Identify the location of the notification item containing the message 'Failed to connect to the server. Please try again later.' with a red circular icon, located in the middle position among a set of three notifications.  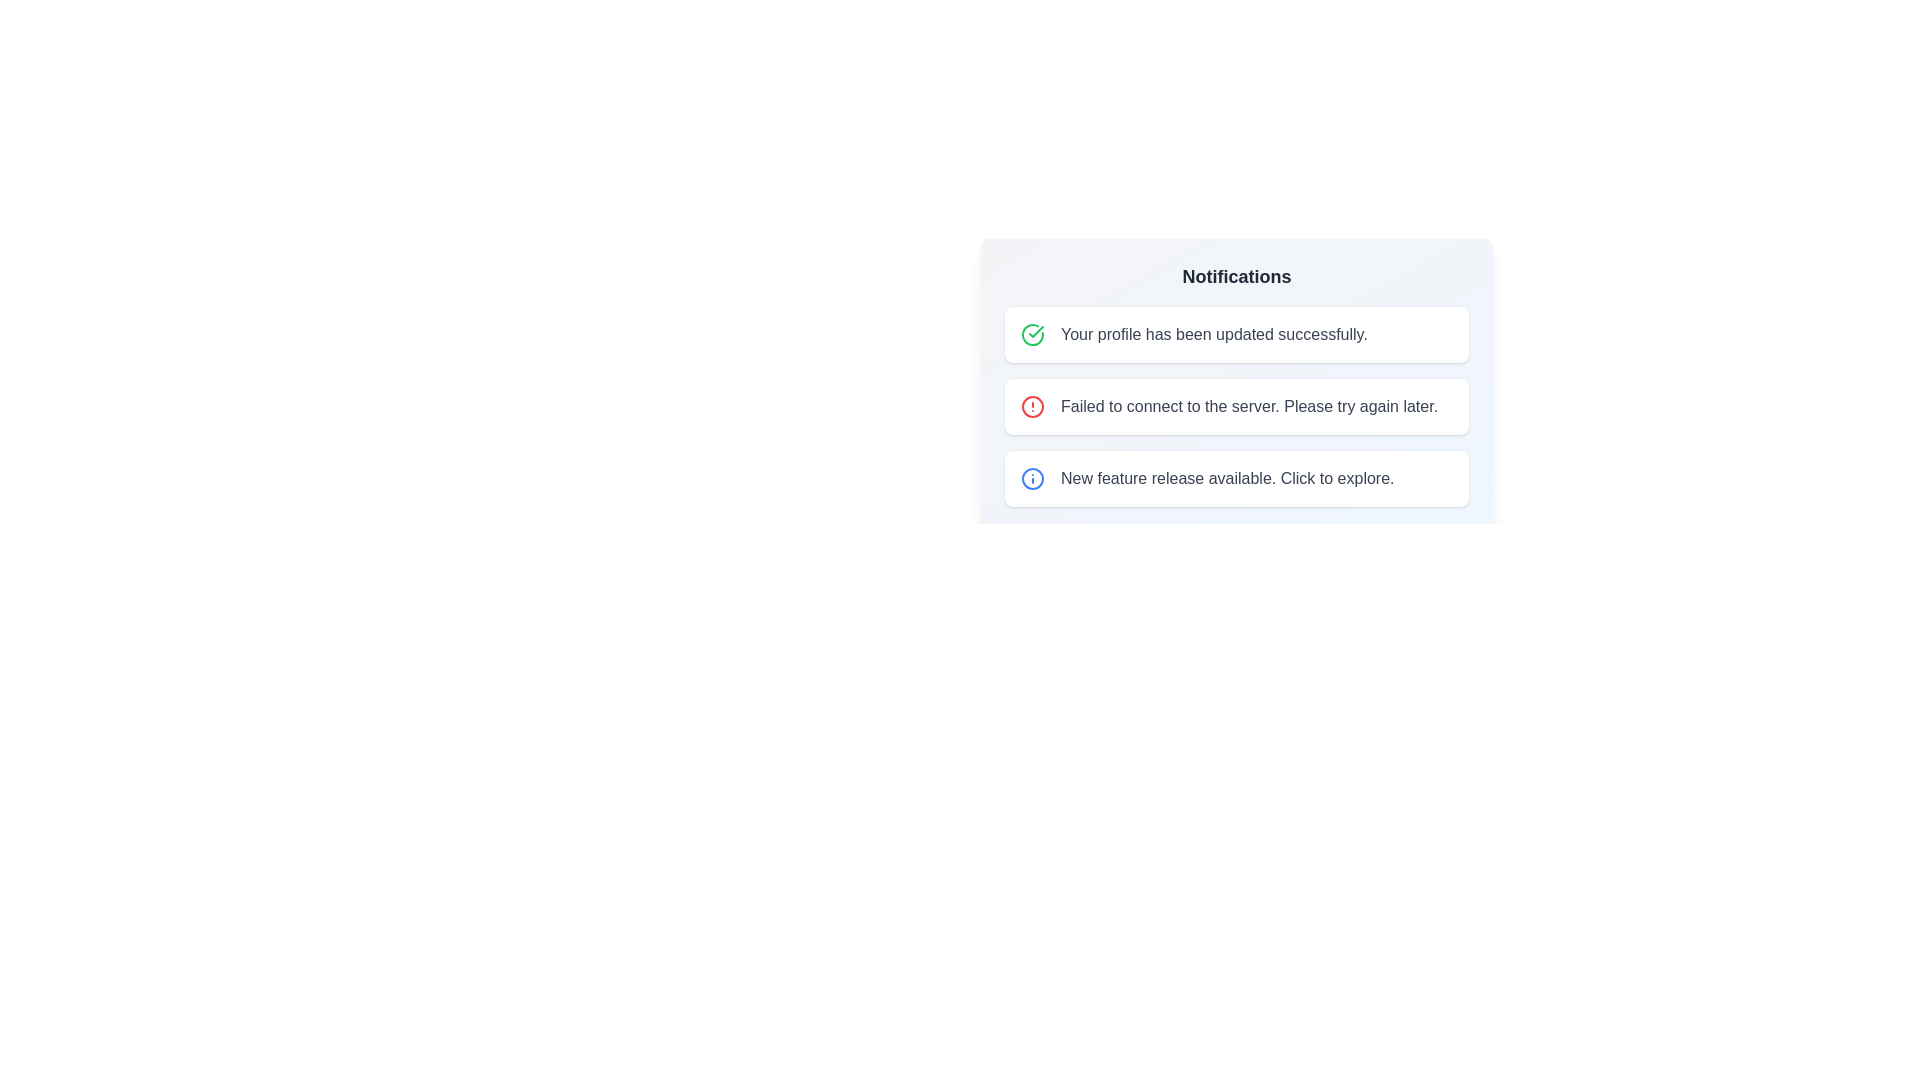
(1236, 369).